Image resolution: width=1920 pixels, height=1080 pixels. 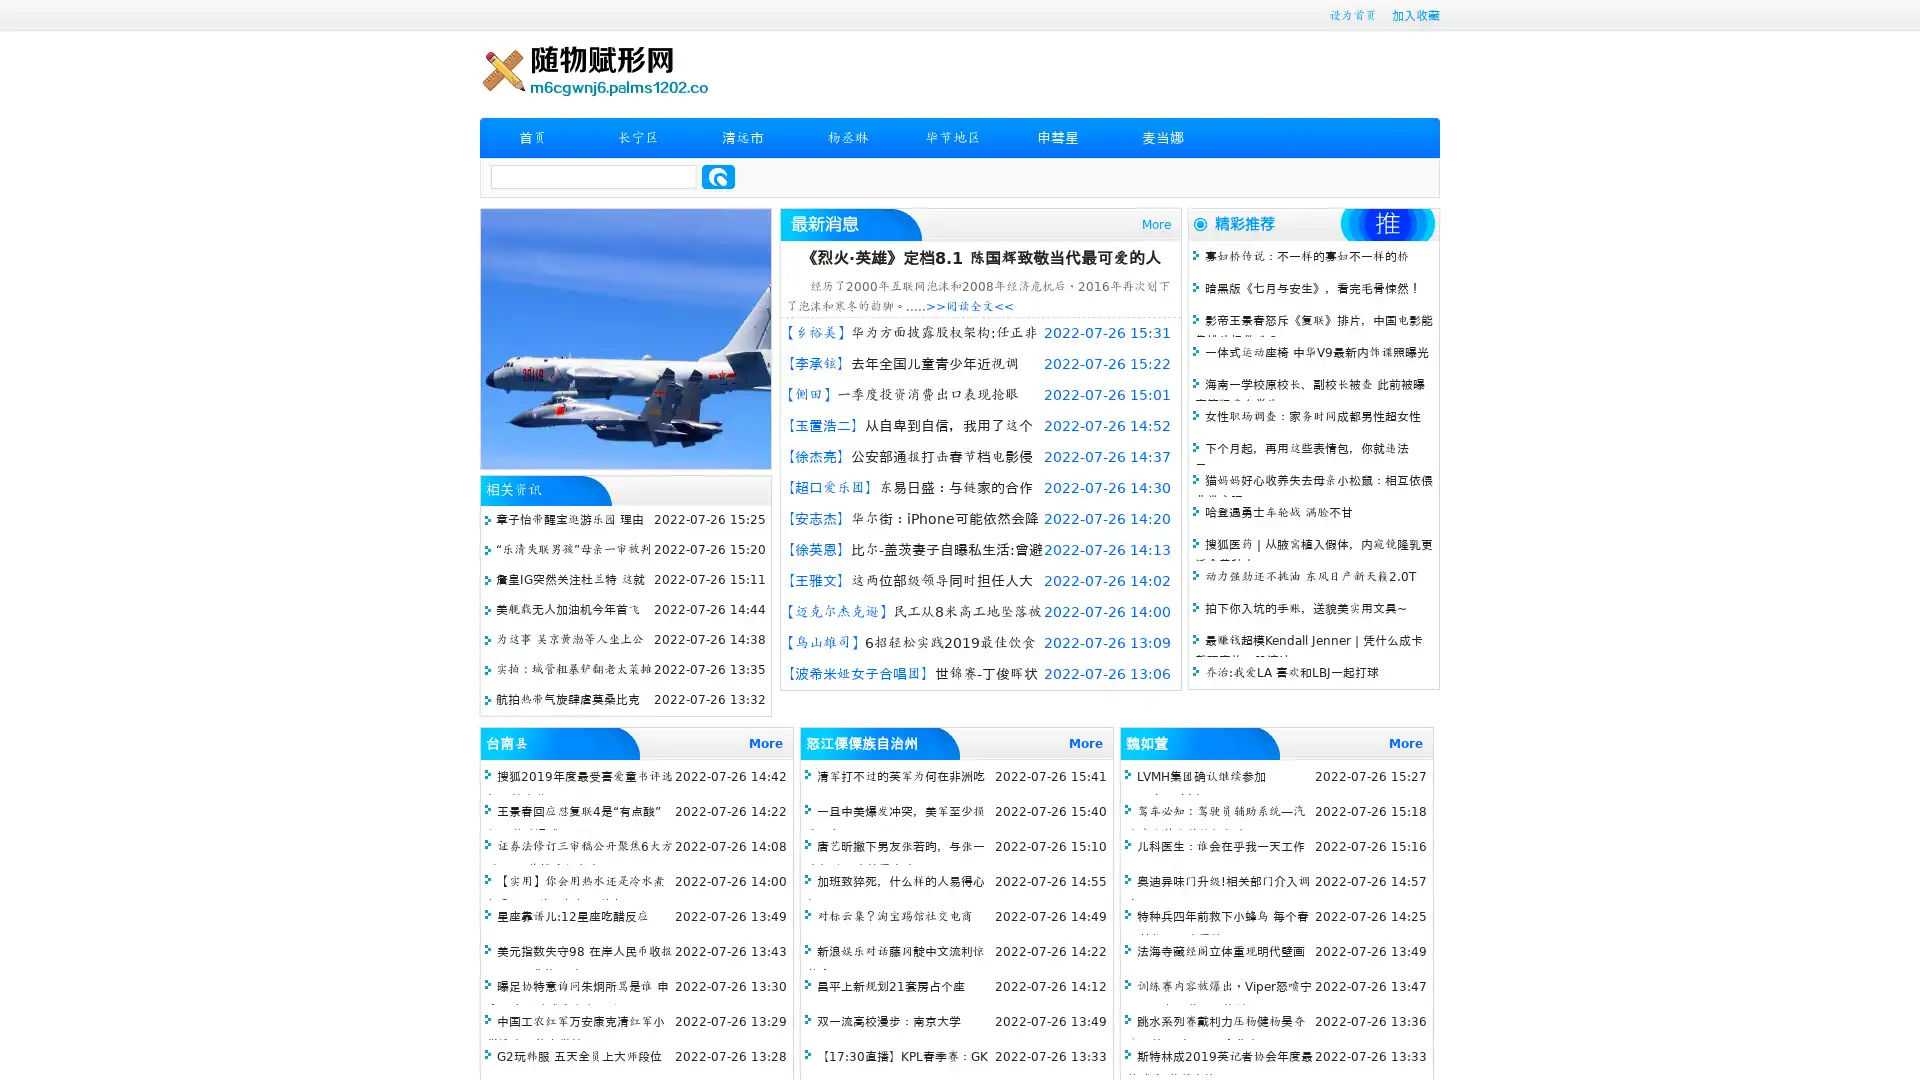 What do you see at coordinates (718, 176) in the screenshot?
I see `Search` at bounding box center [718, 176].